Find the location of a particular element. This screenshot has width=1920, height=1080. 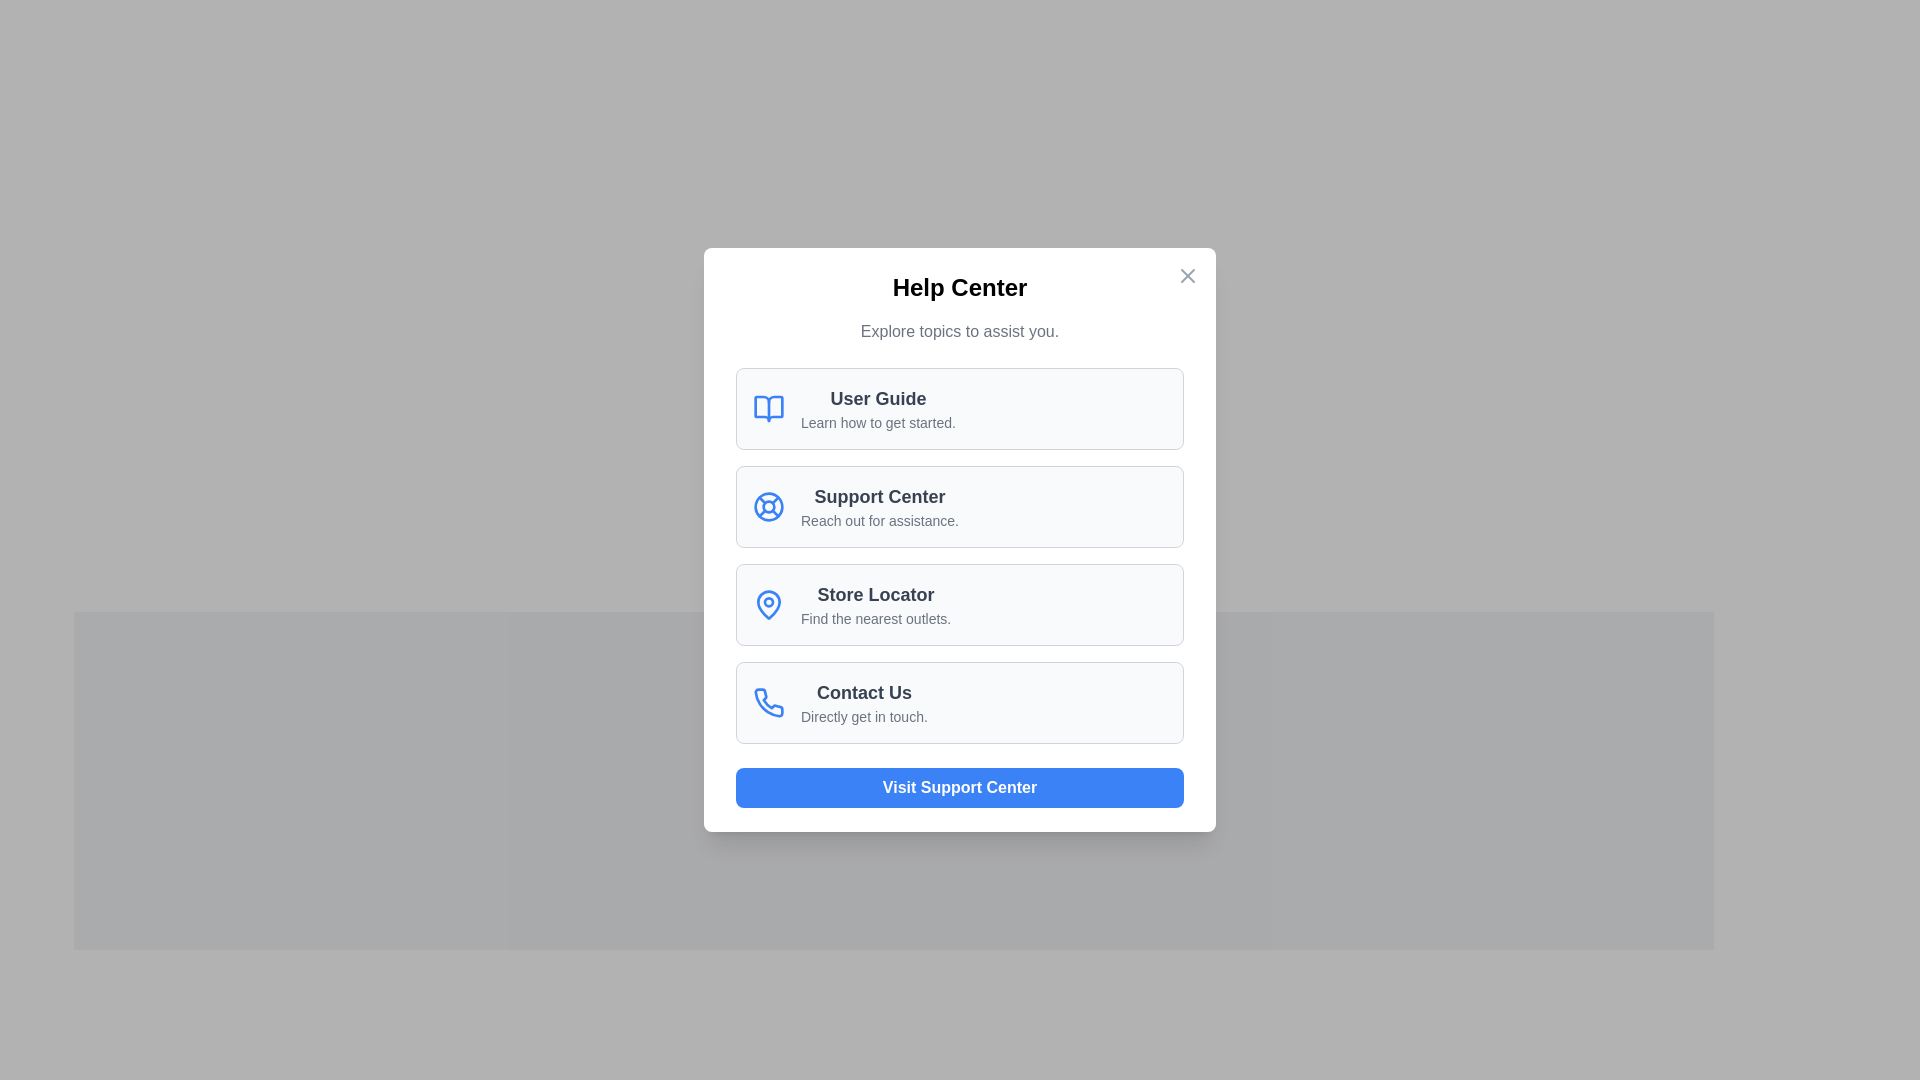

the 'Store Locator' SVG icon located in the third row of options within the 'Help Center' modal, to the left of the text 'Store Locator' is located at coordinates (767, 604).